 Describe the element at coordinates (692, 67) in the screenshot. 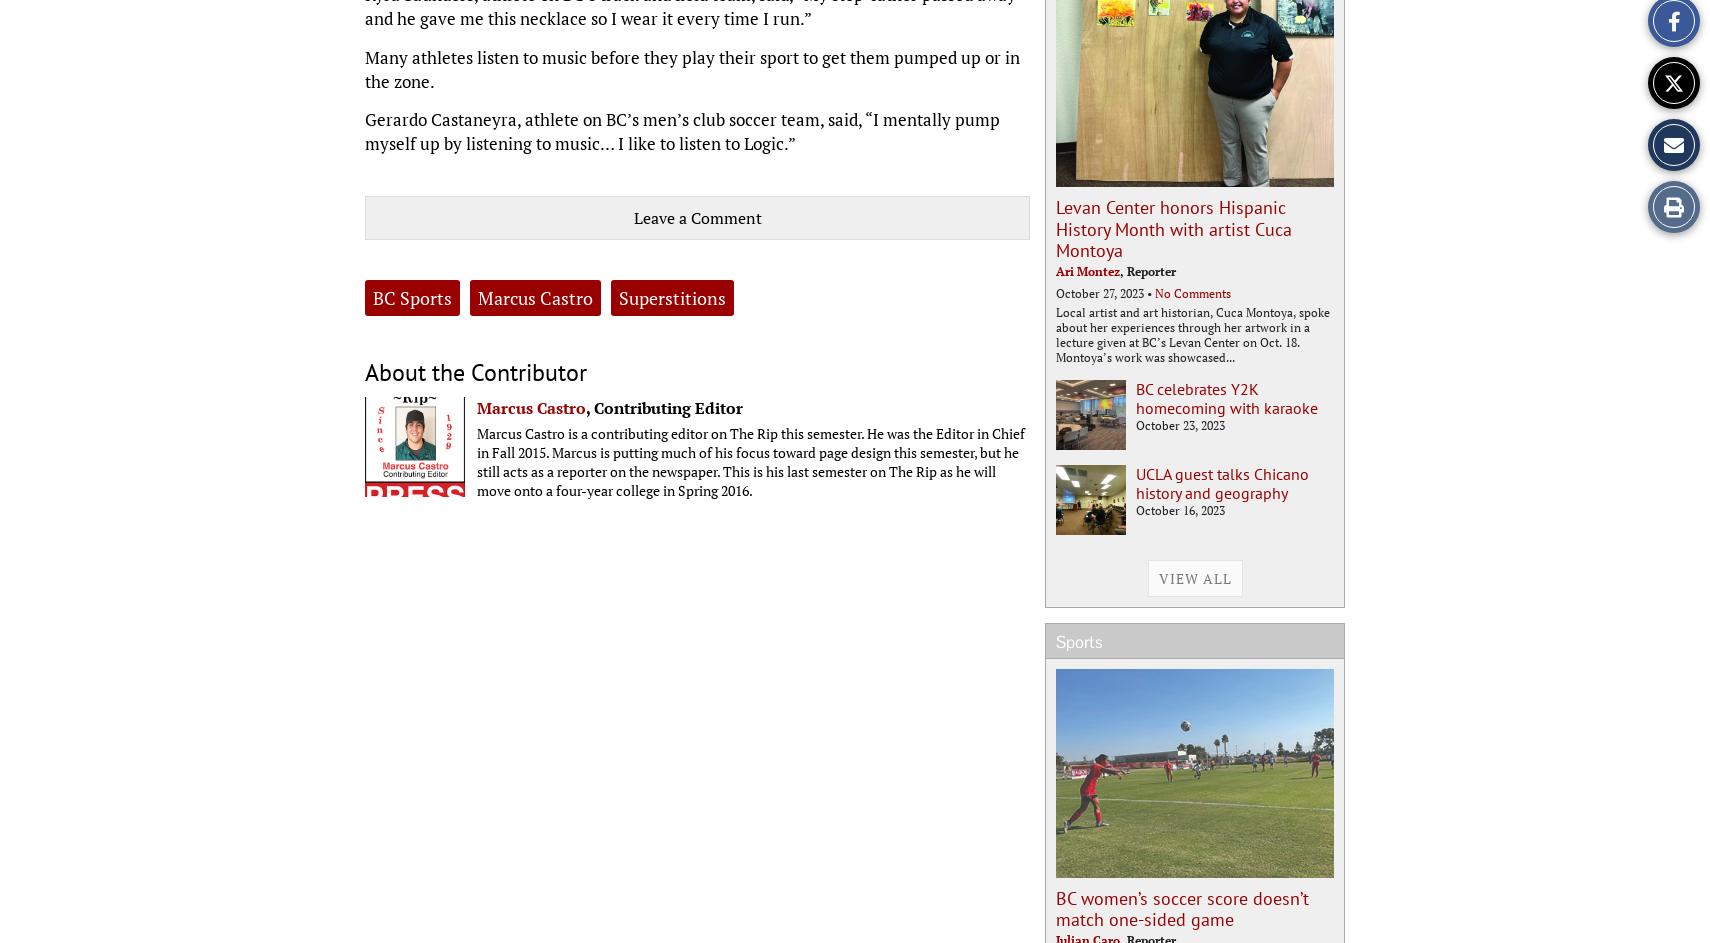

I see `'Many athletes listen to music before they play their sport to get them pumped up or in the zone.'` at that location.